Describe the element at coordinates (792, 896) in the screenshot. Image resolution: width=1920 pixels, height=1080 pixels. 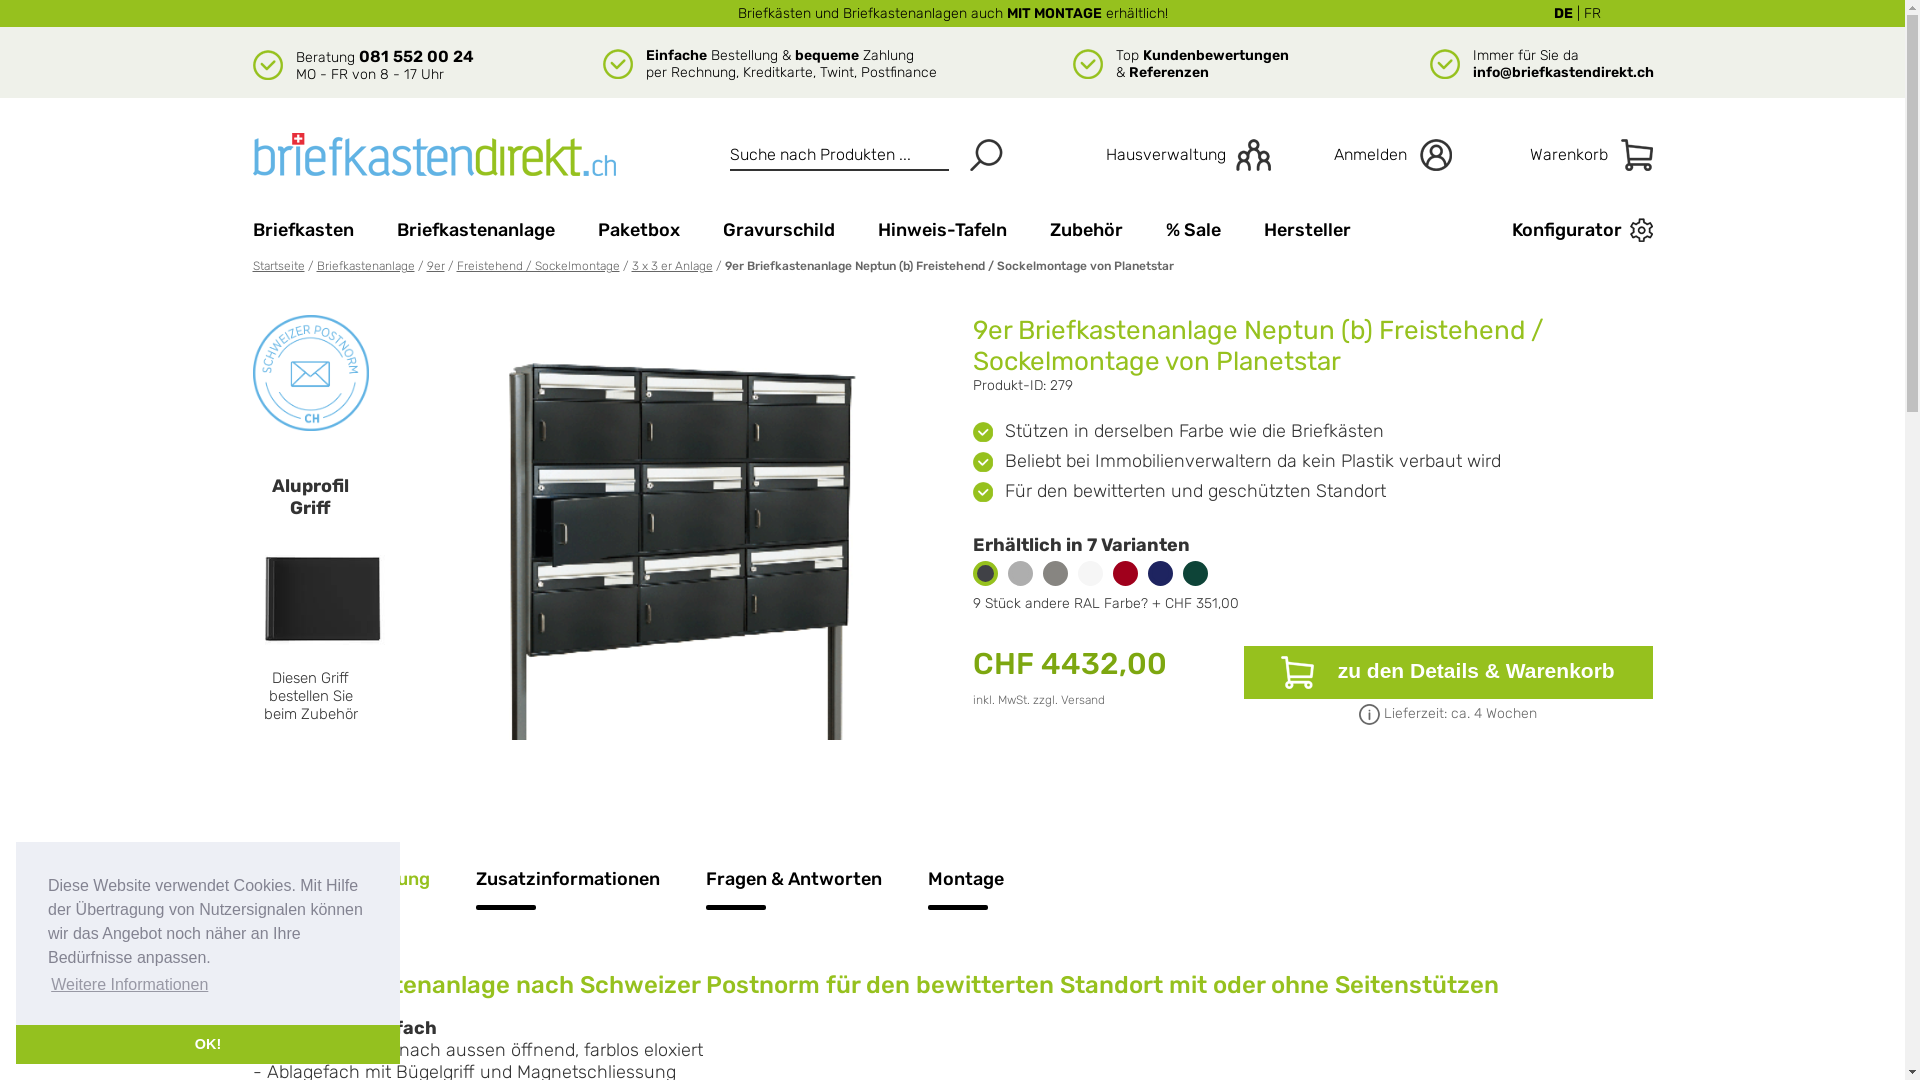
I see `'Fragen & Antworten'` at that location.